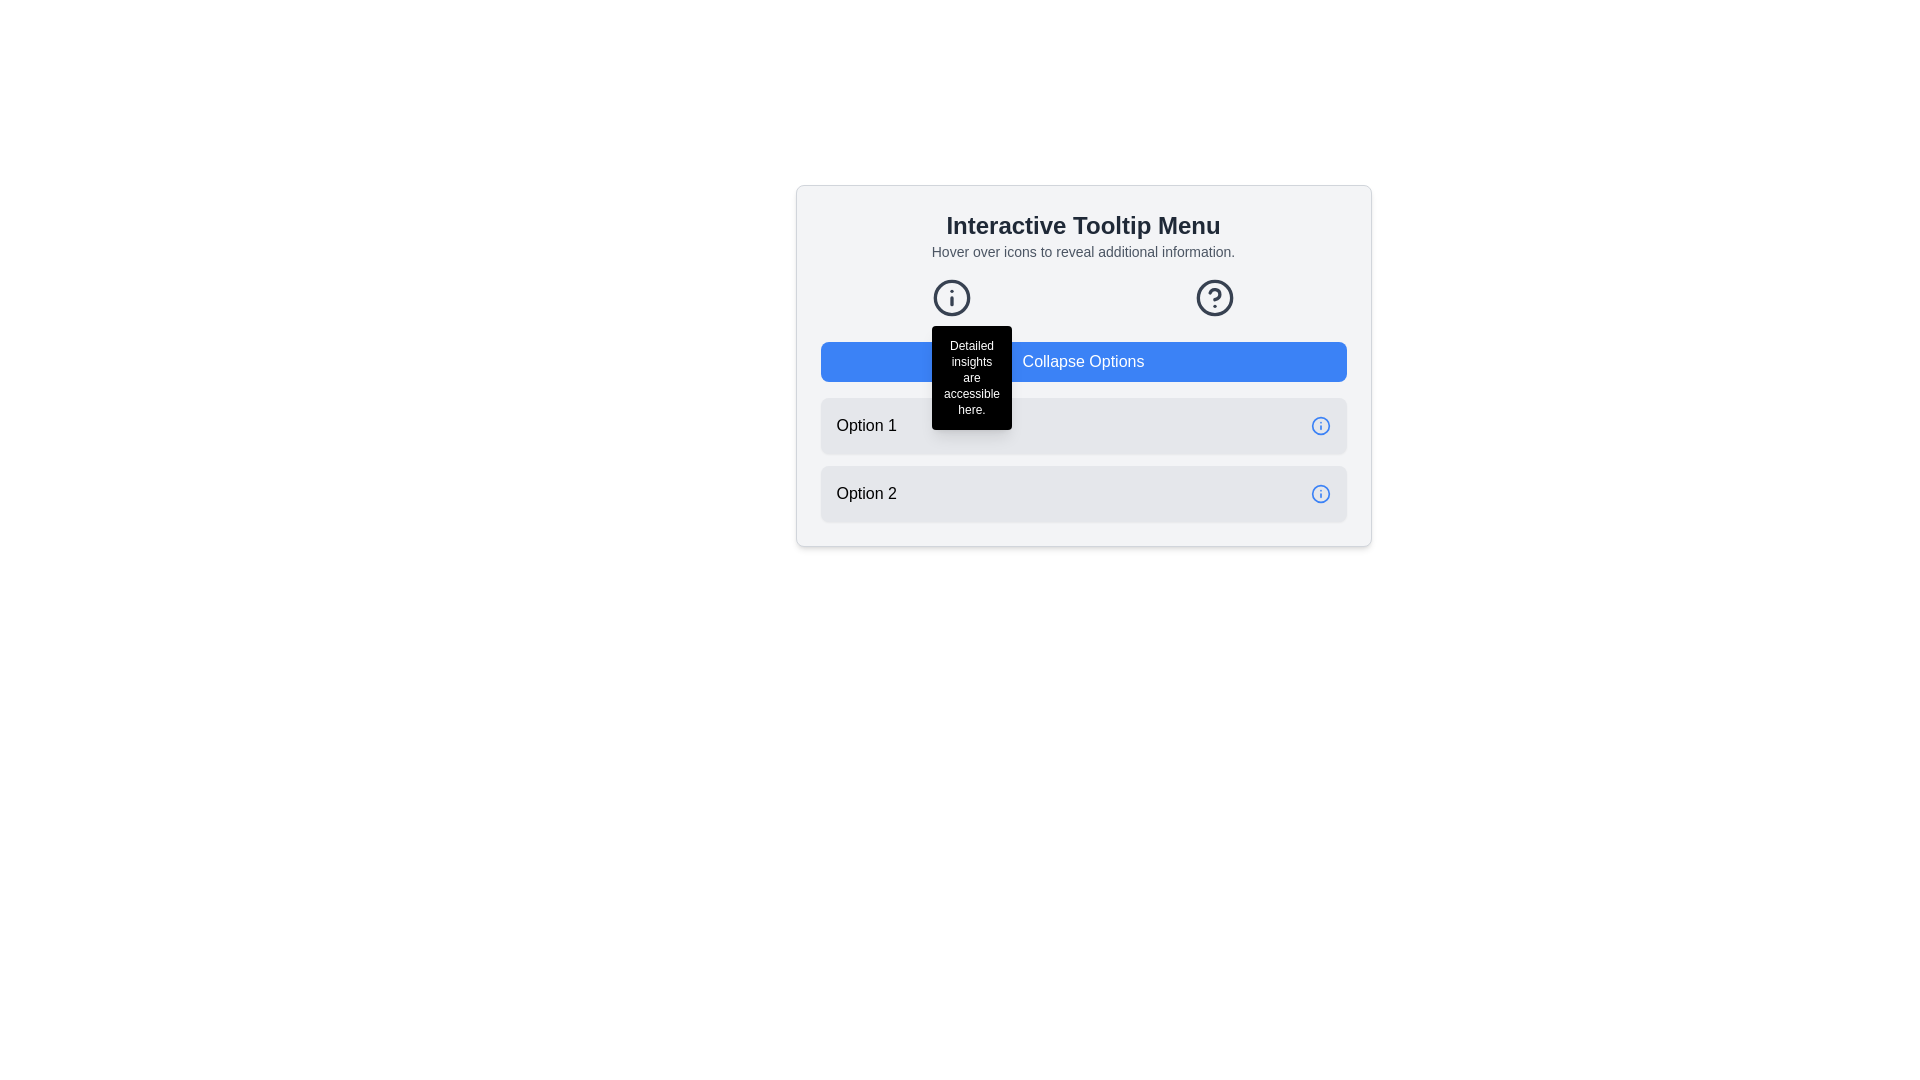  I want to click on the button that collapses or hides additional options, located centrally below a tooltip and above 'Option 1' and 'Option 2', to change its color, so click(1082, 362).